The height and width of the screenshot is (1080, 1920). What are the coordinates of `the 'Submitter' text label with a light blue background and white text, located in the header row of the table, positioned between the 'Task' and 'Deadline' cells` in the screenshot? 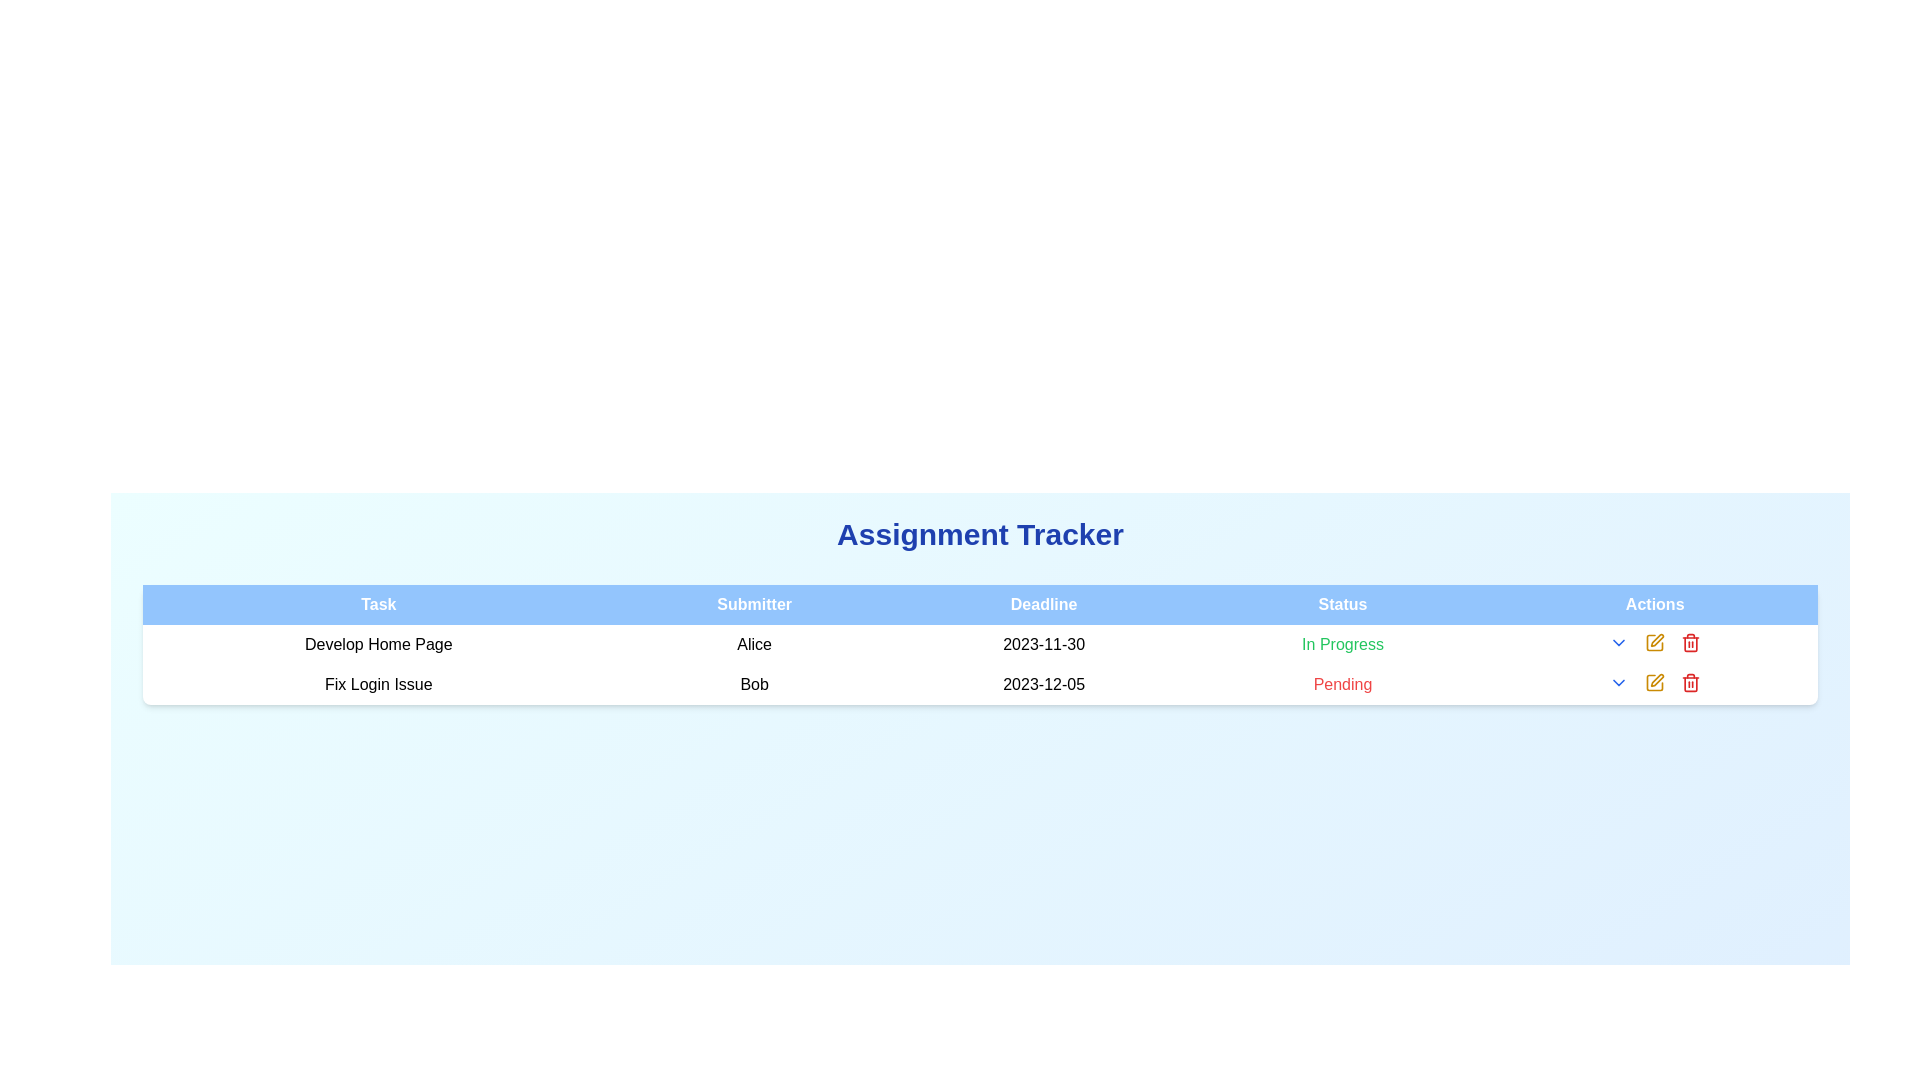 It's located at (753, 604).